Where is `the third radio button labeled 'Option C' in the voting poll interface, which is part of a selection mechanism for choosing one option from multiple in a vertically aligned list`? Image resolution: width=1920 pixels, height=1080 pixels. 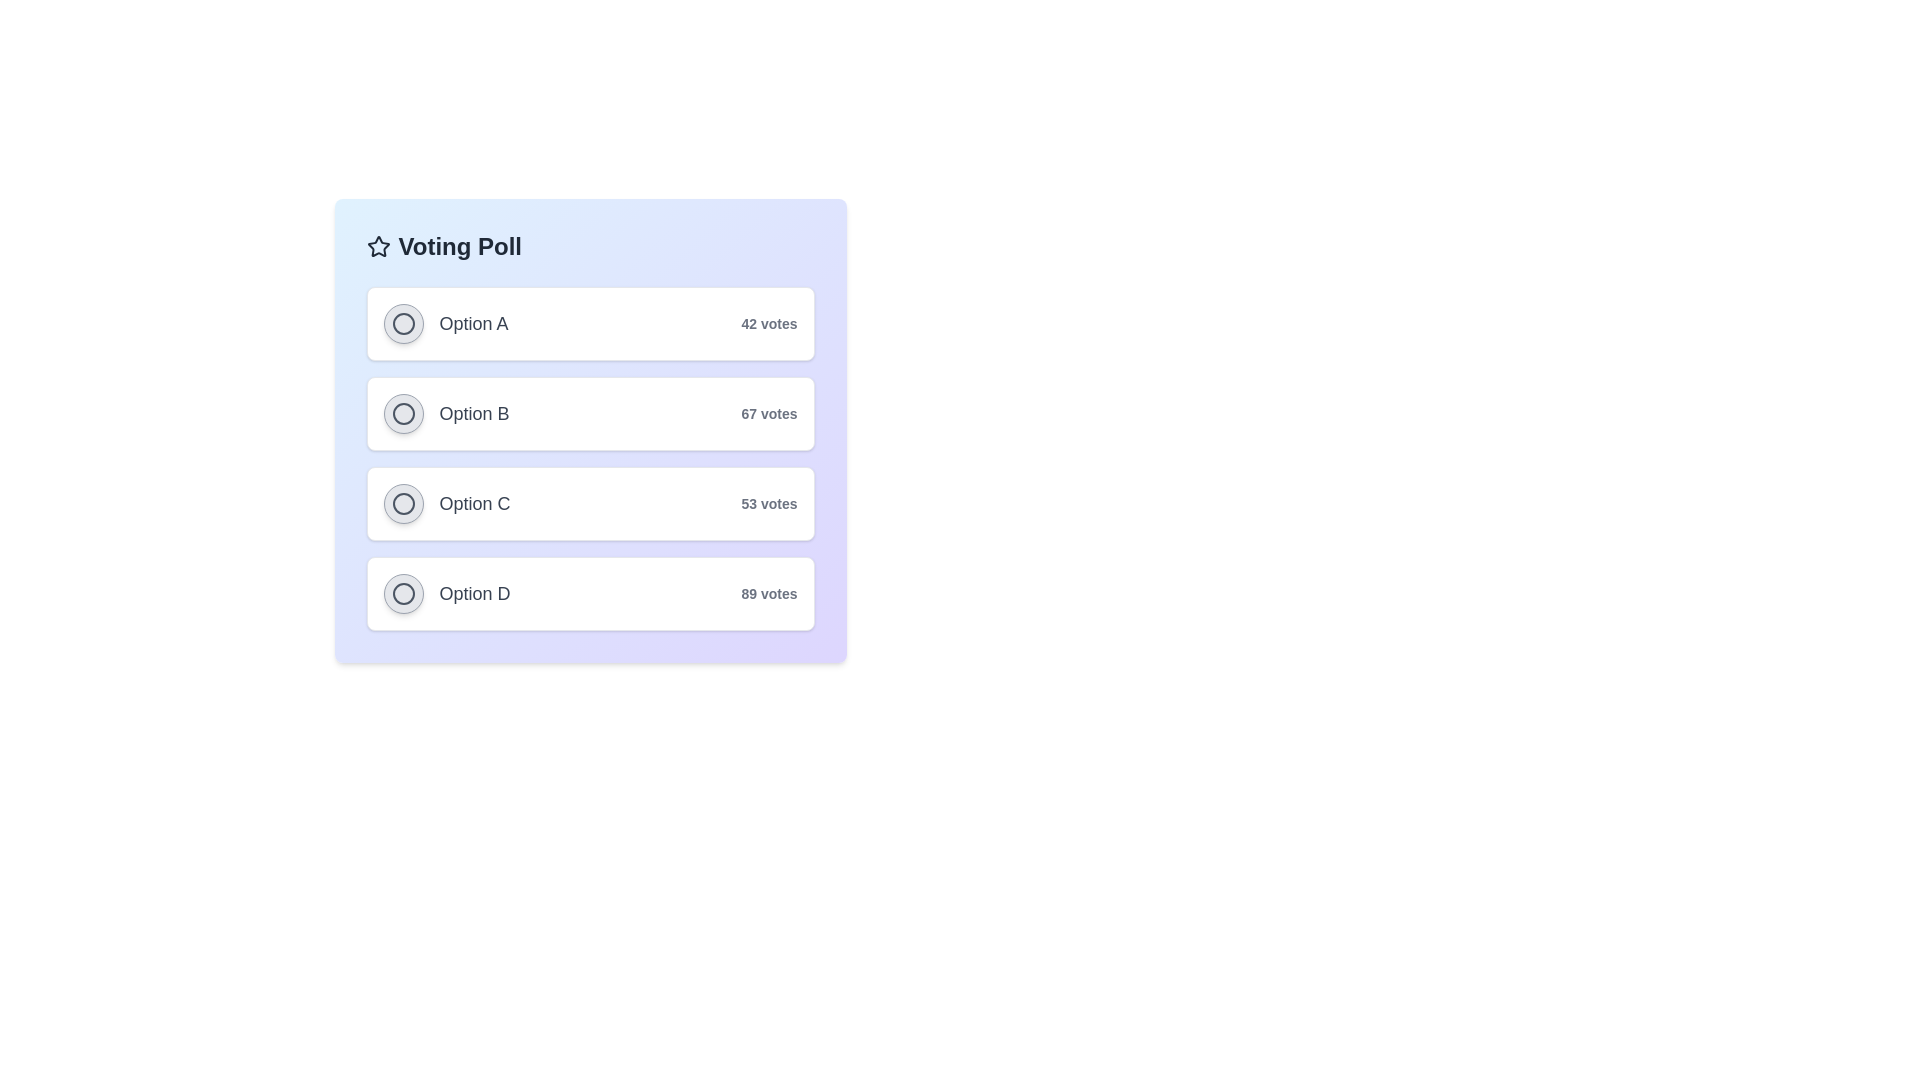
the third radio button labeled 'Option C' in the voting poll interface, which is part of a selection mechanism for choosing one option from multiple in a vertically aligned list is located at coordinates (402, 503).